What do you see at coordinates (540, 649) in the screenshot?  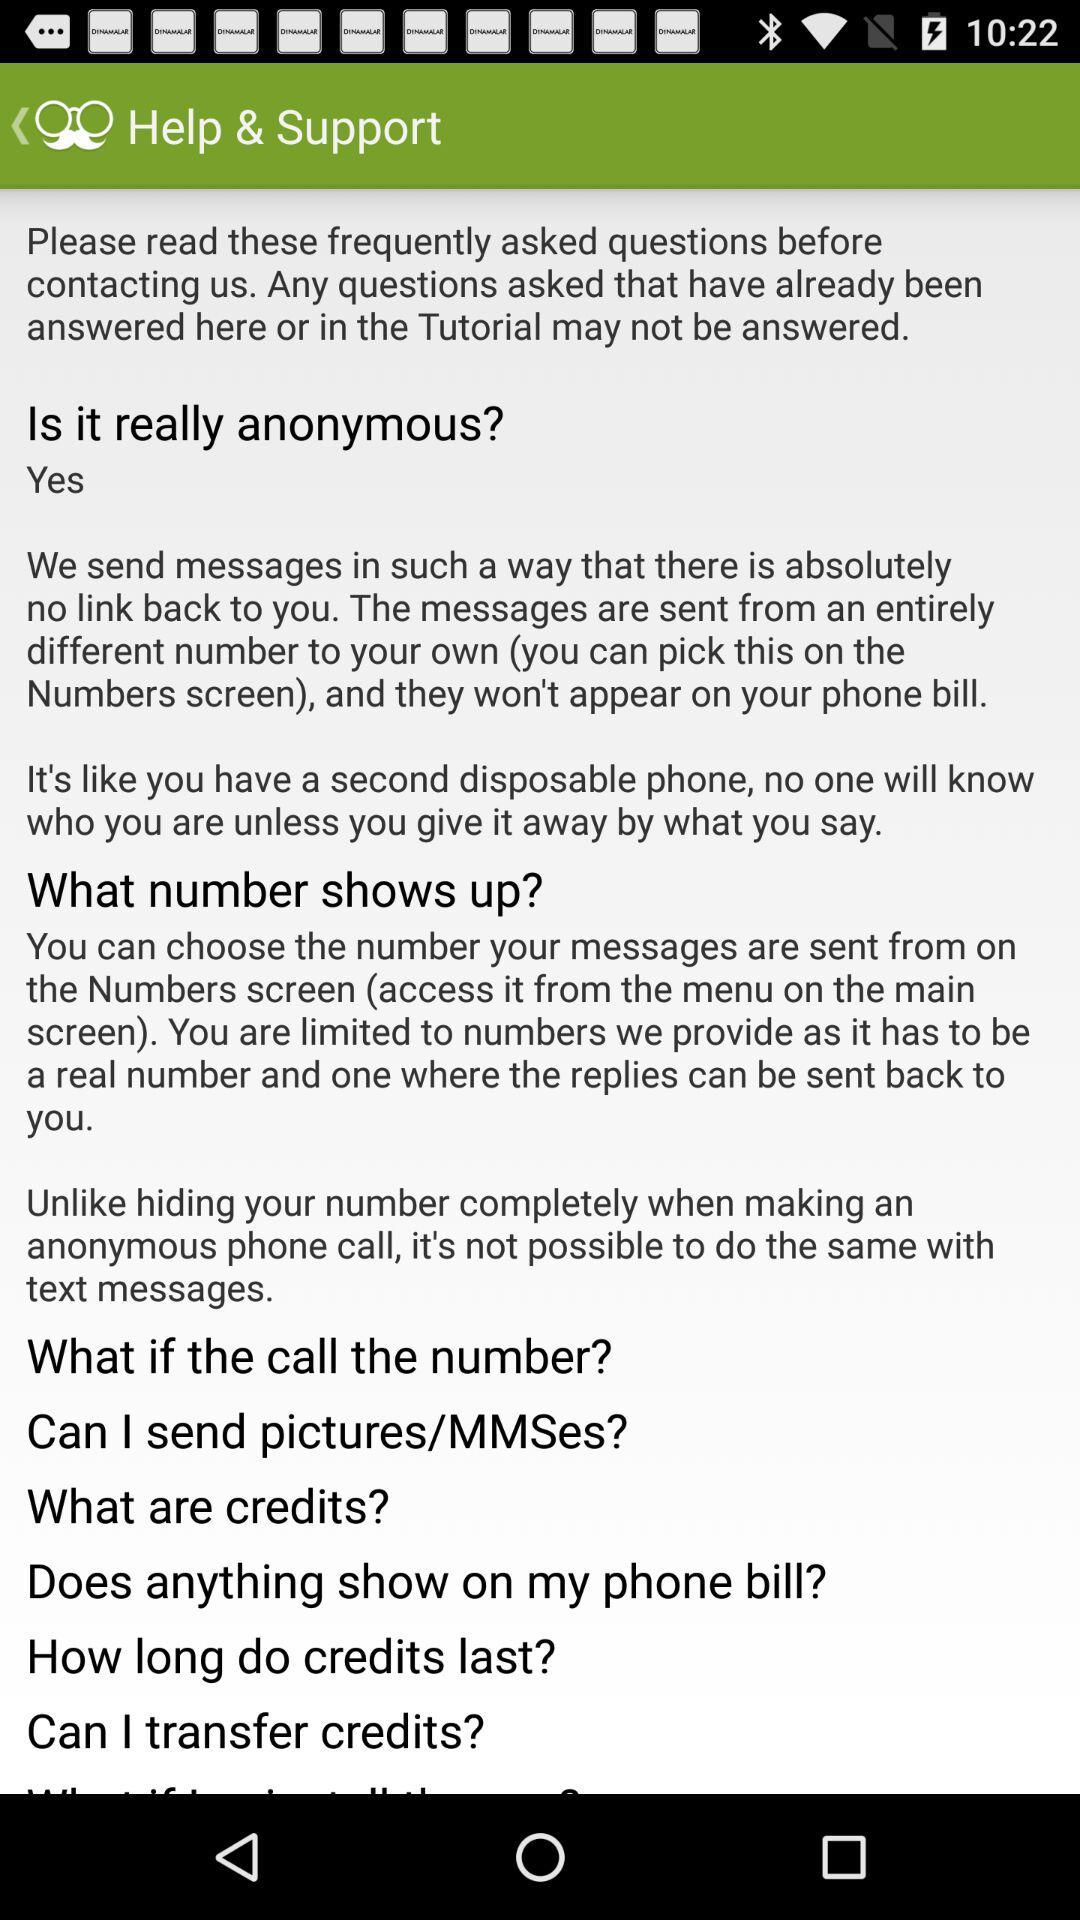 I see `app above the what number shows` at bounding box center [540, 649].